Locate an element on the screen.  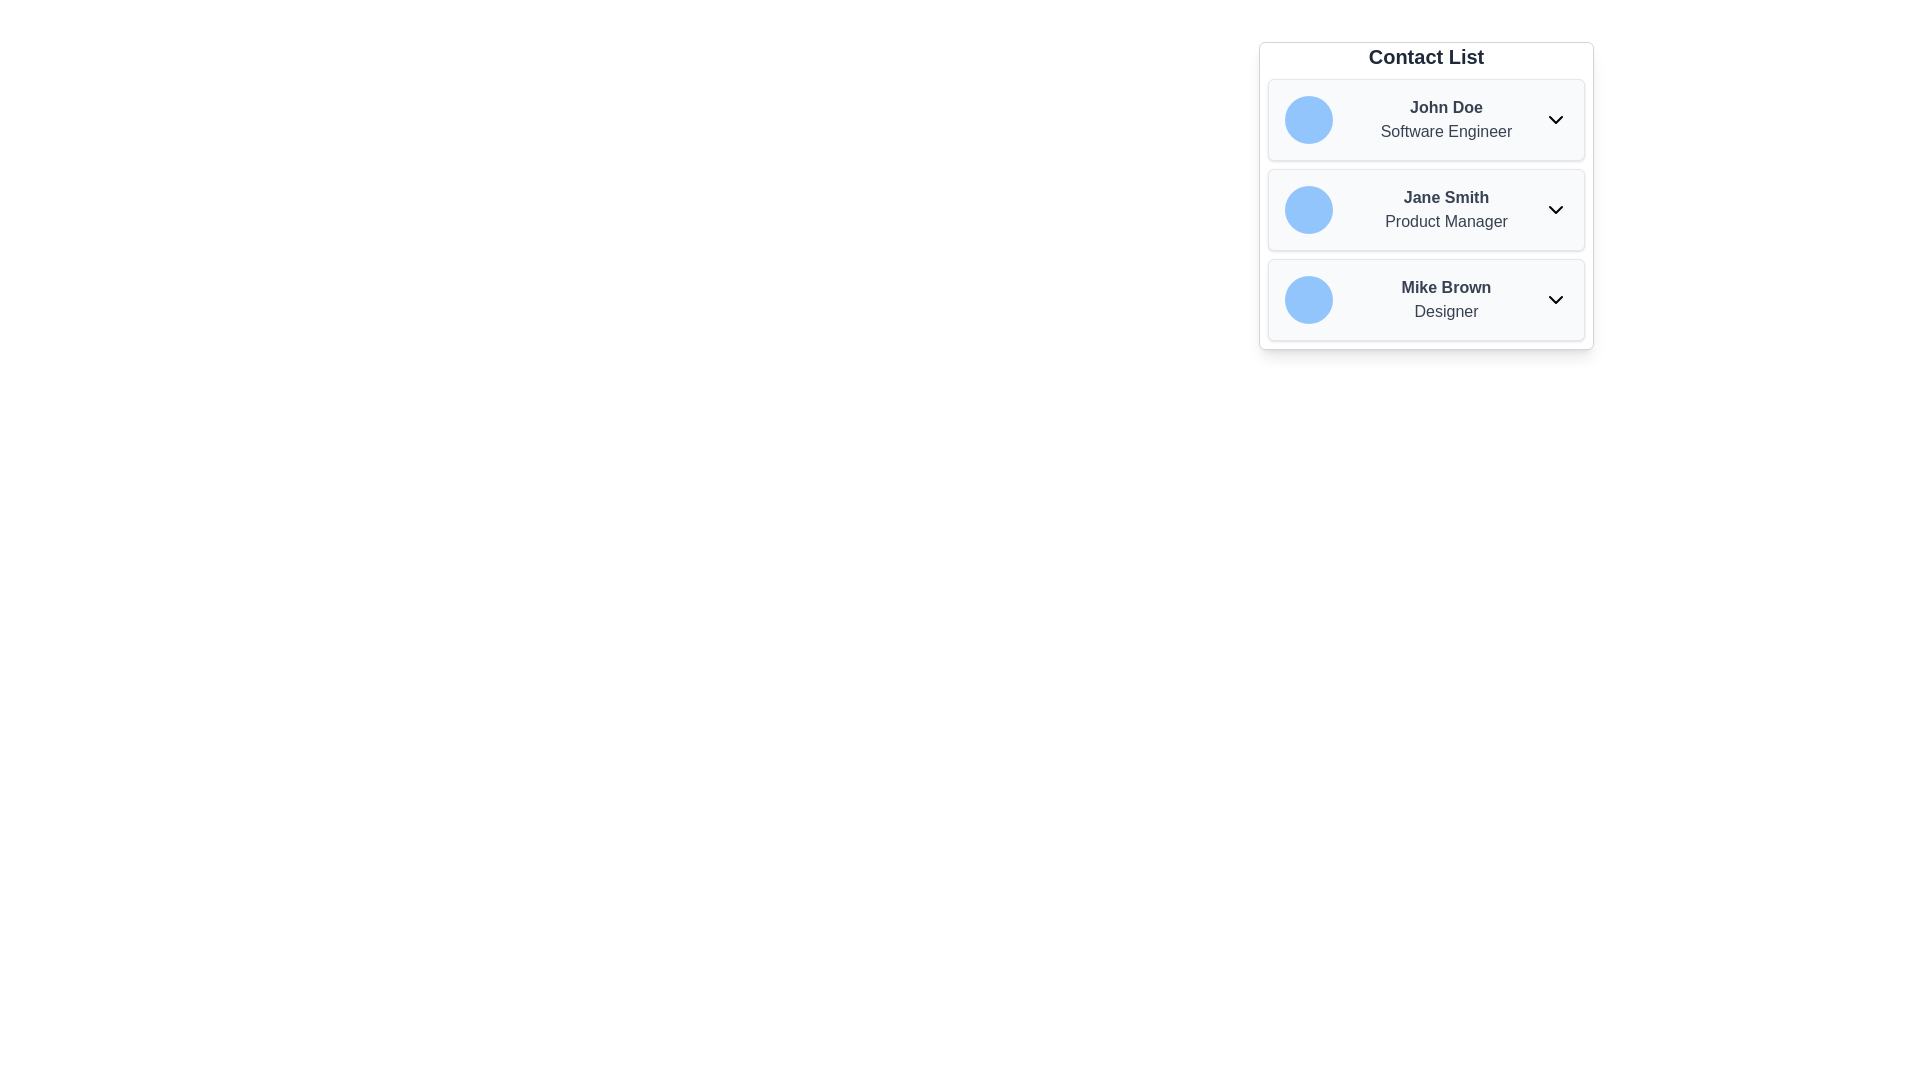
the text label representing a person's name in the first card of a vertical list is located at coordinates (1446, 108).